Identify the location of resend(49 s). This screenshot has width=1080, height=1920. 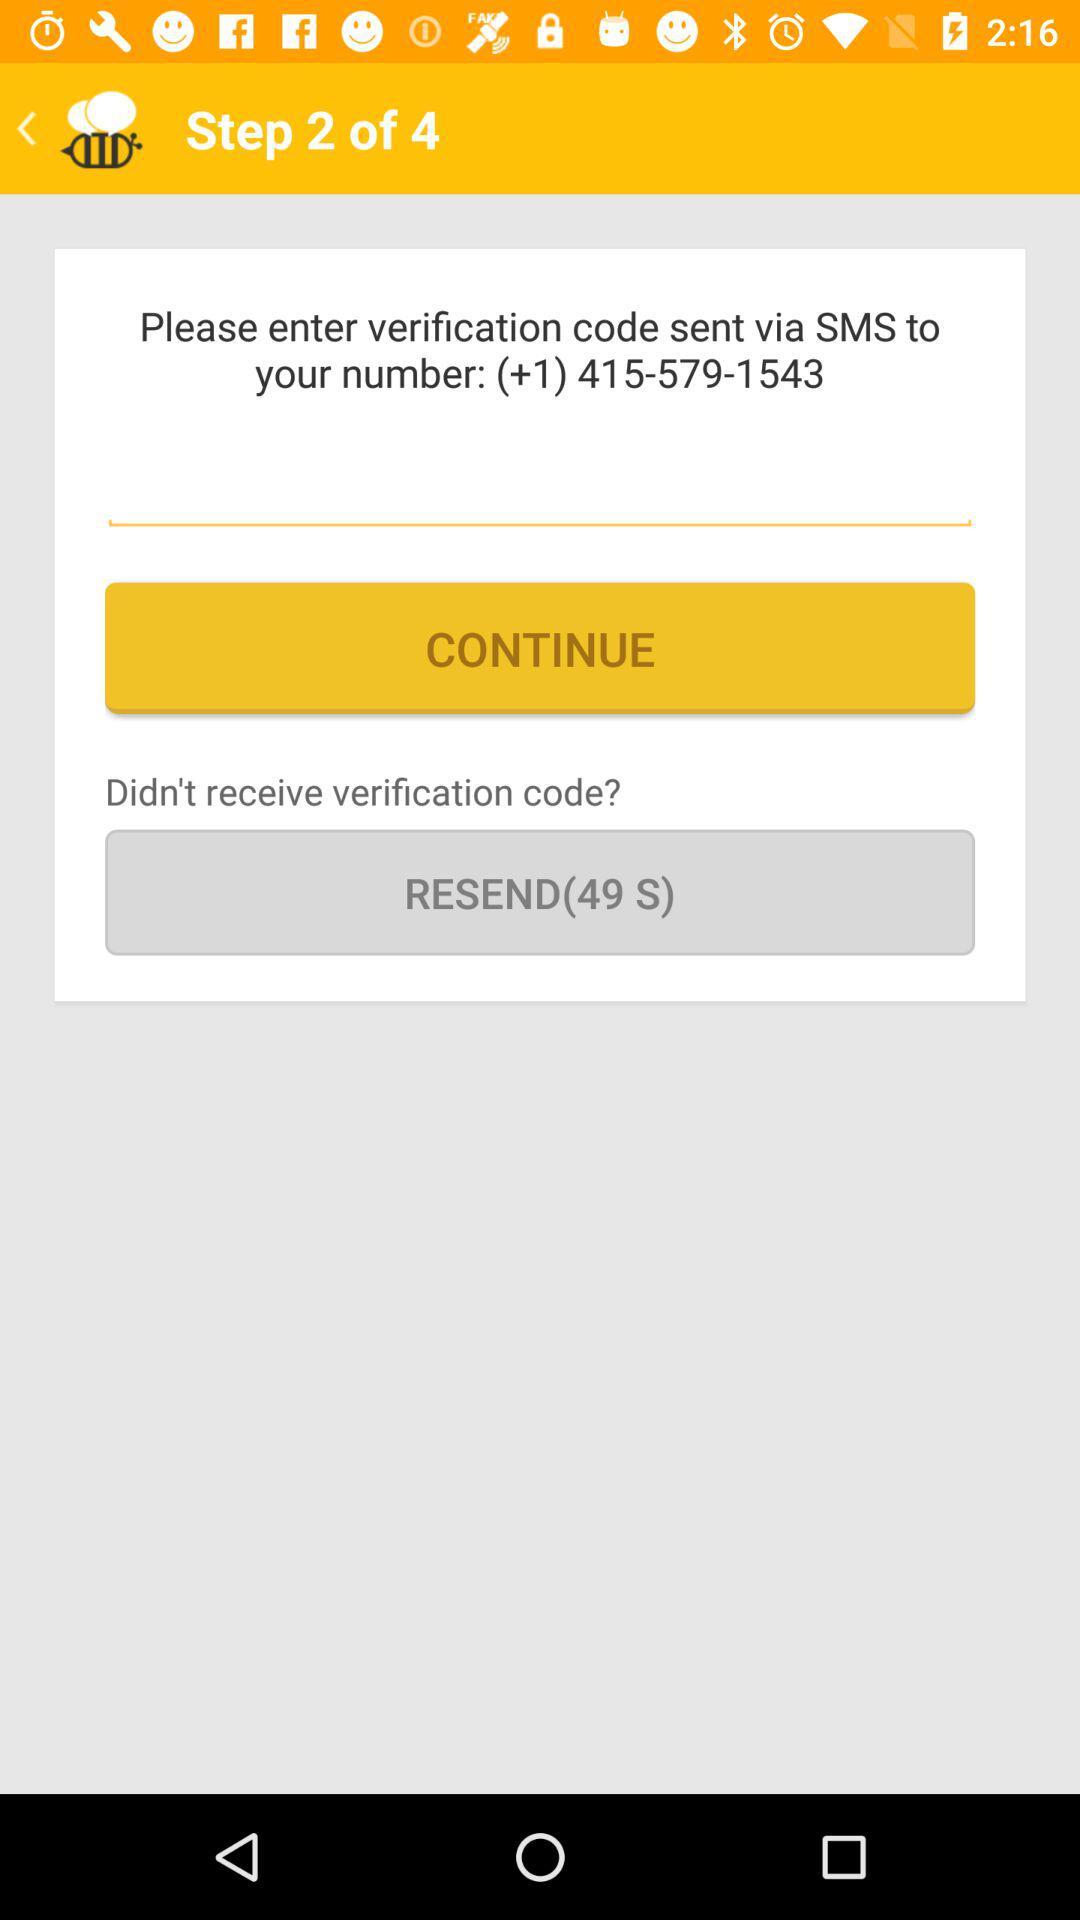
(540, 891).